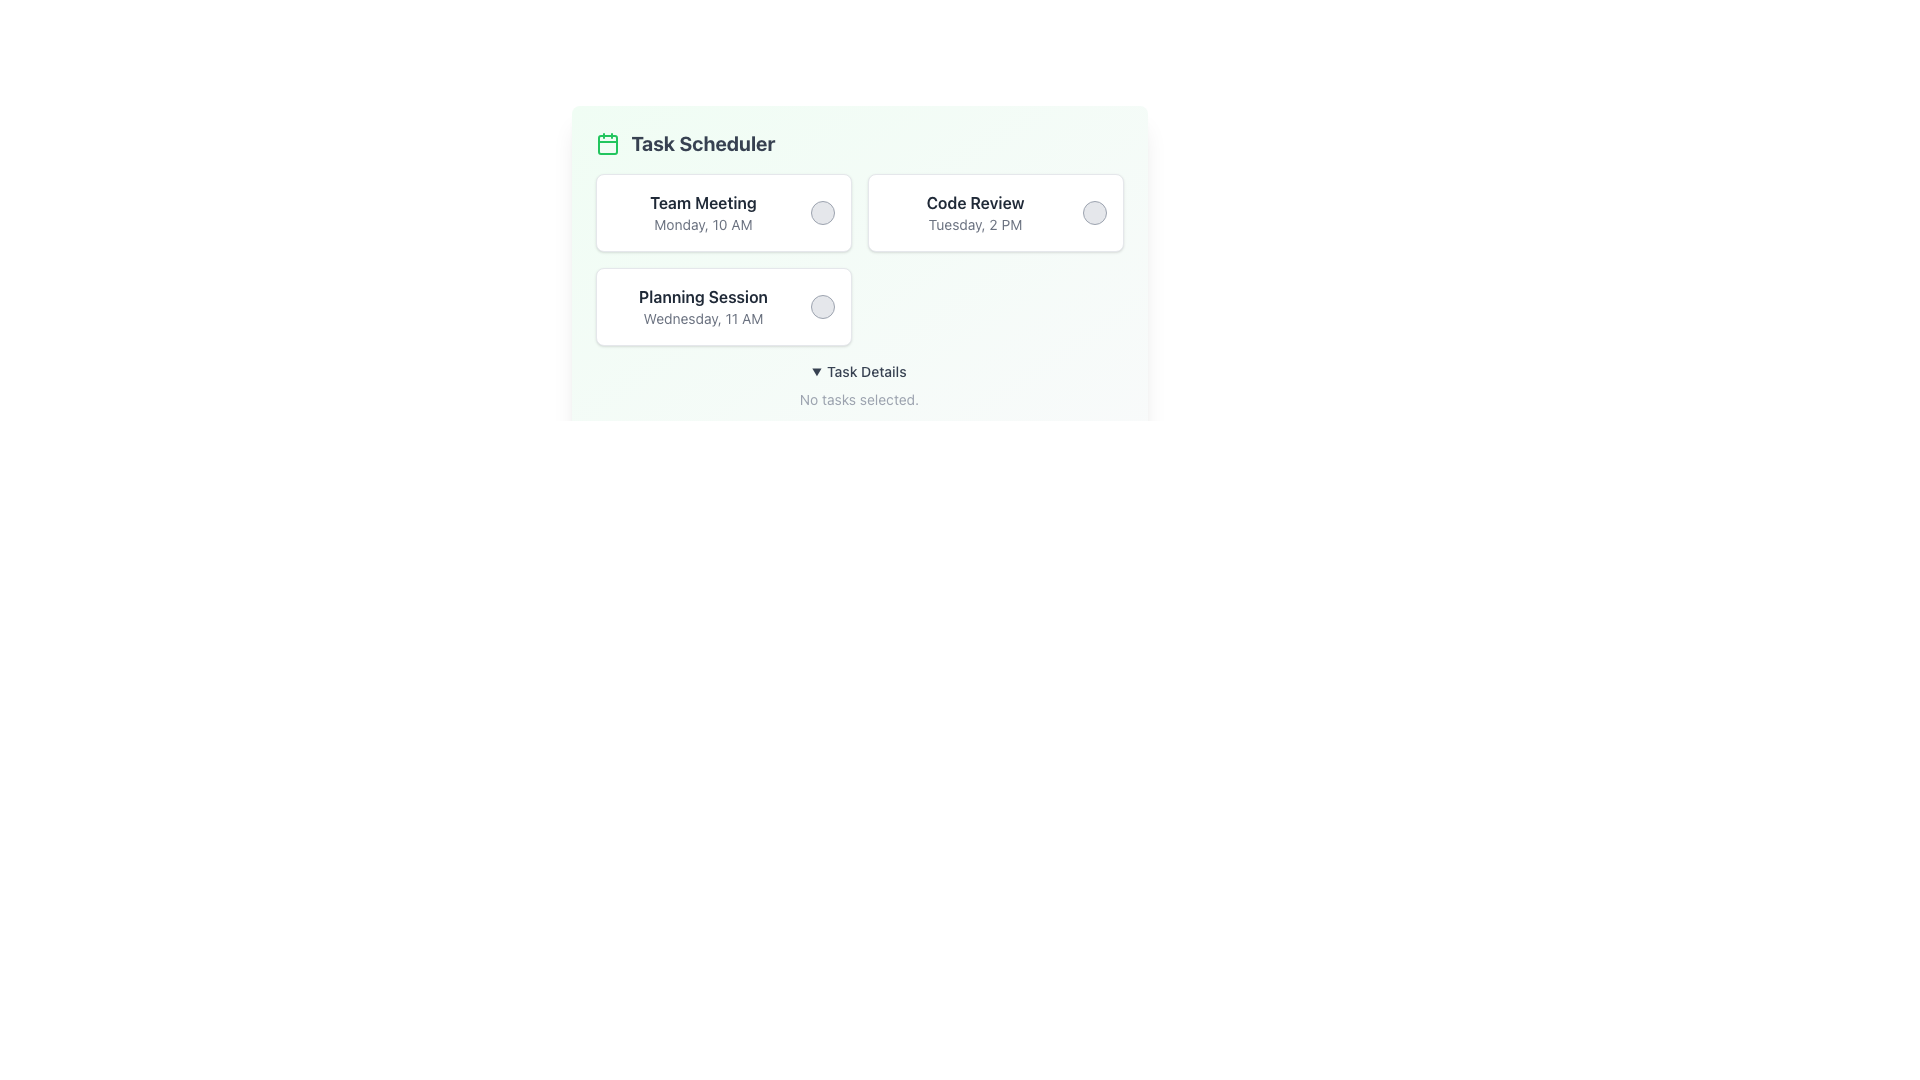 This screenshot has width=1920, height=1080. Describe the element at coordinates (975, 212) in the screenshot. I see `the 'Code Review' textual label element, which features a bold black heading and a lighter gray subtitle, located in a card-style item in the list` at that location.